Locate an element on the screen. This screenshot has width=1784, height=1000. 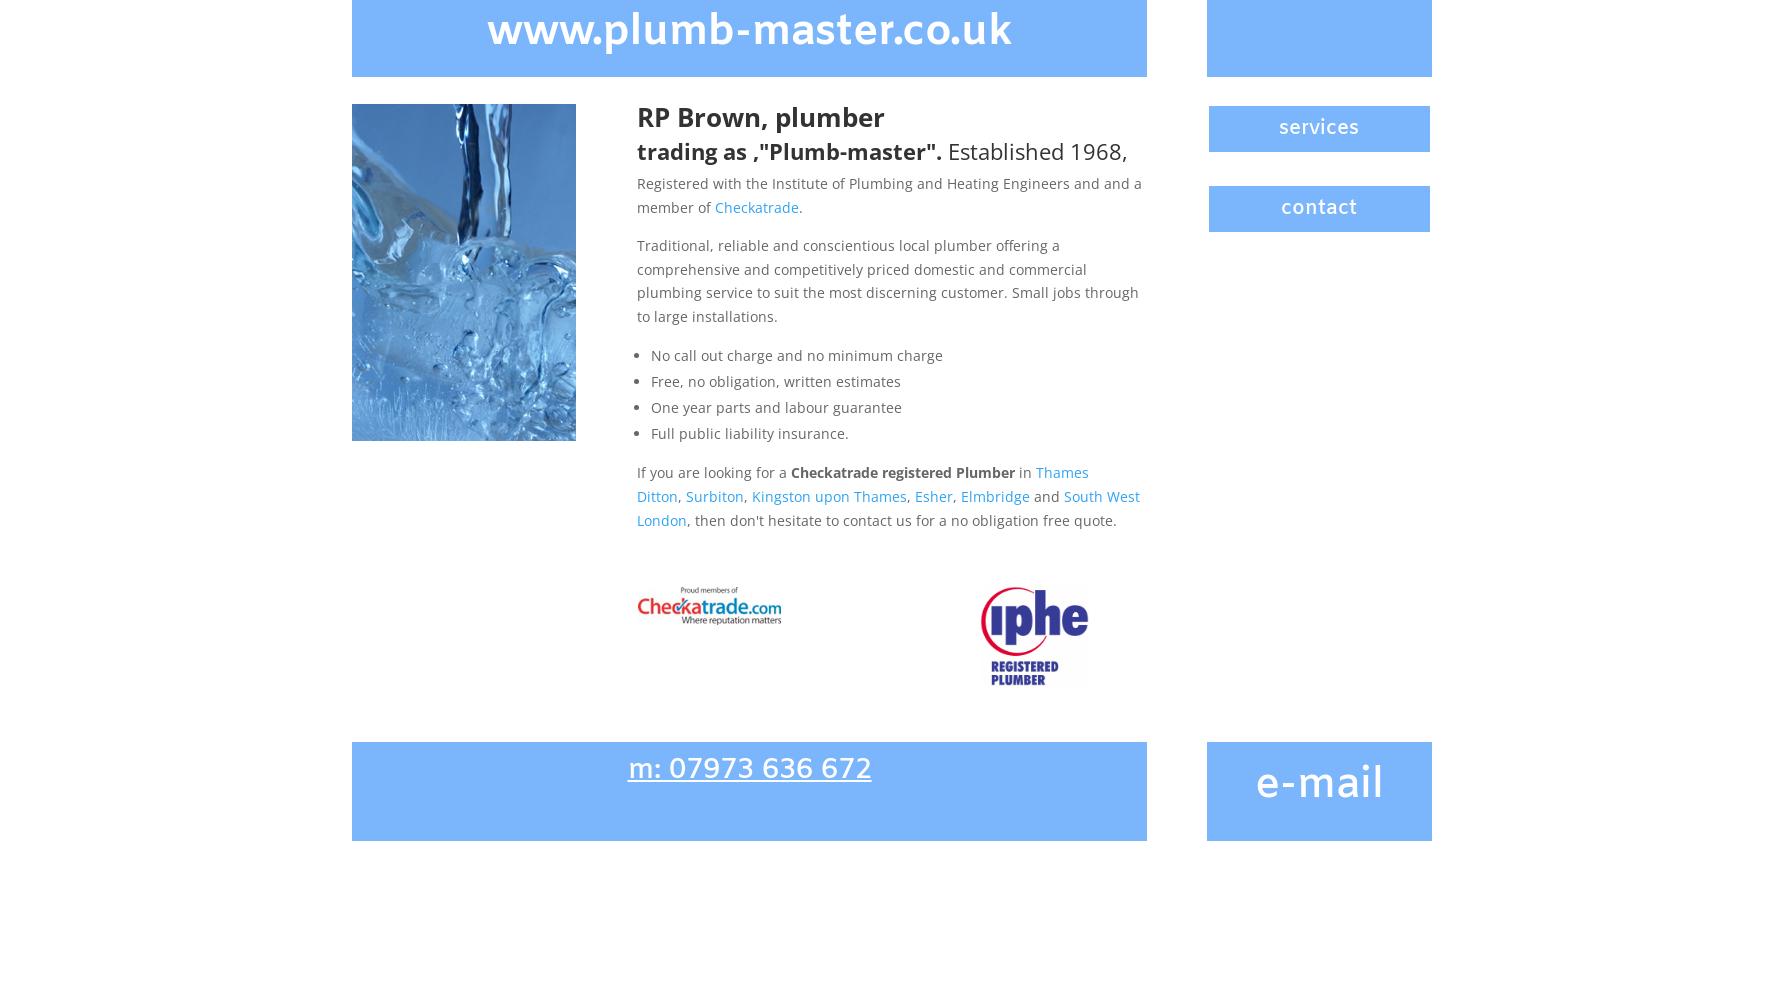
'trading as ‚"Plumb-master".' is located at coordinates (790, 151).